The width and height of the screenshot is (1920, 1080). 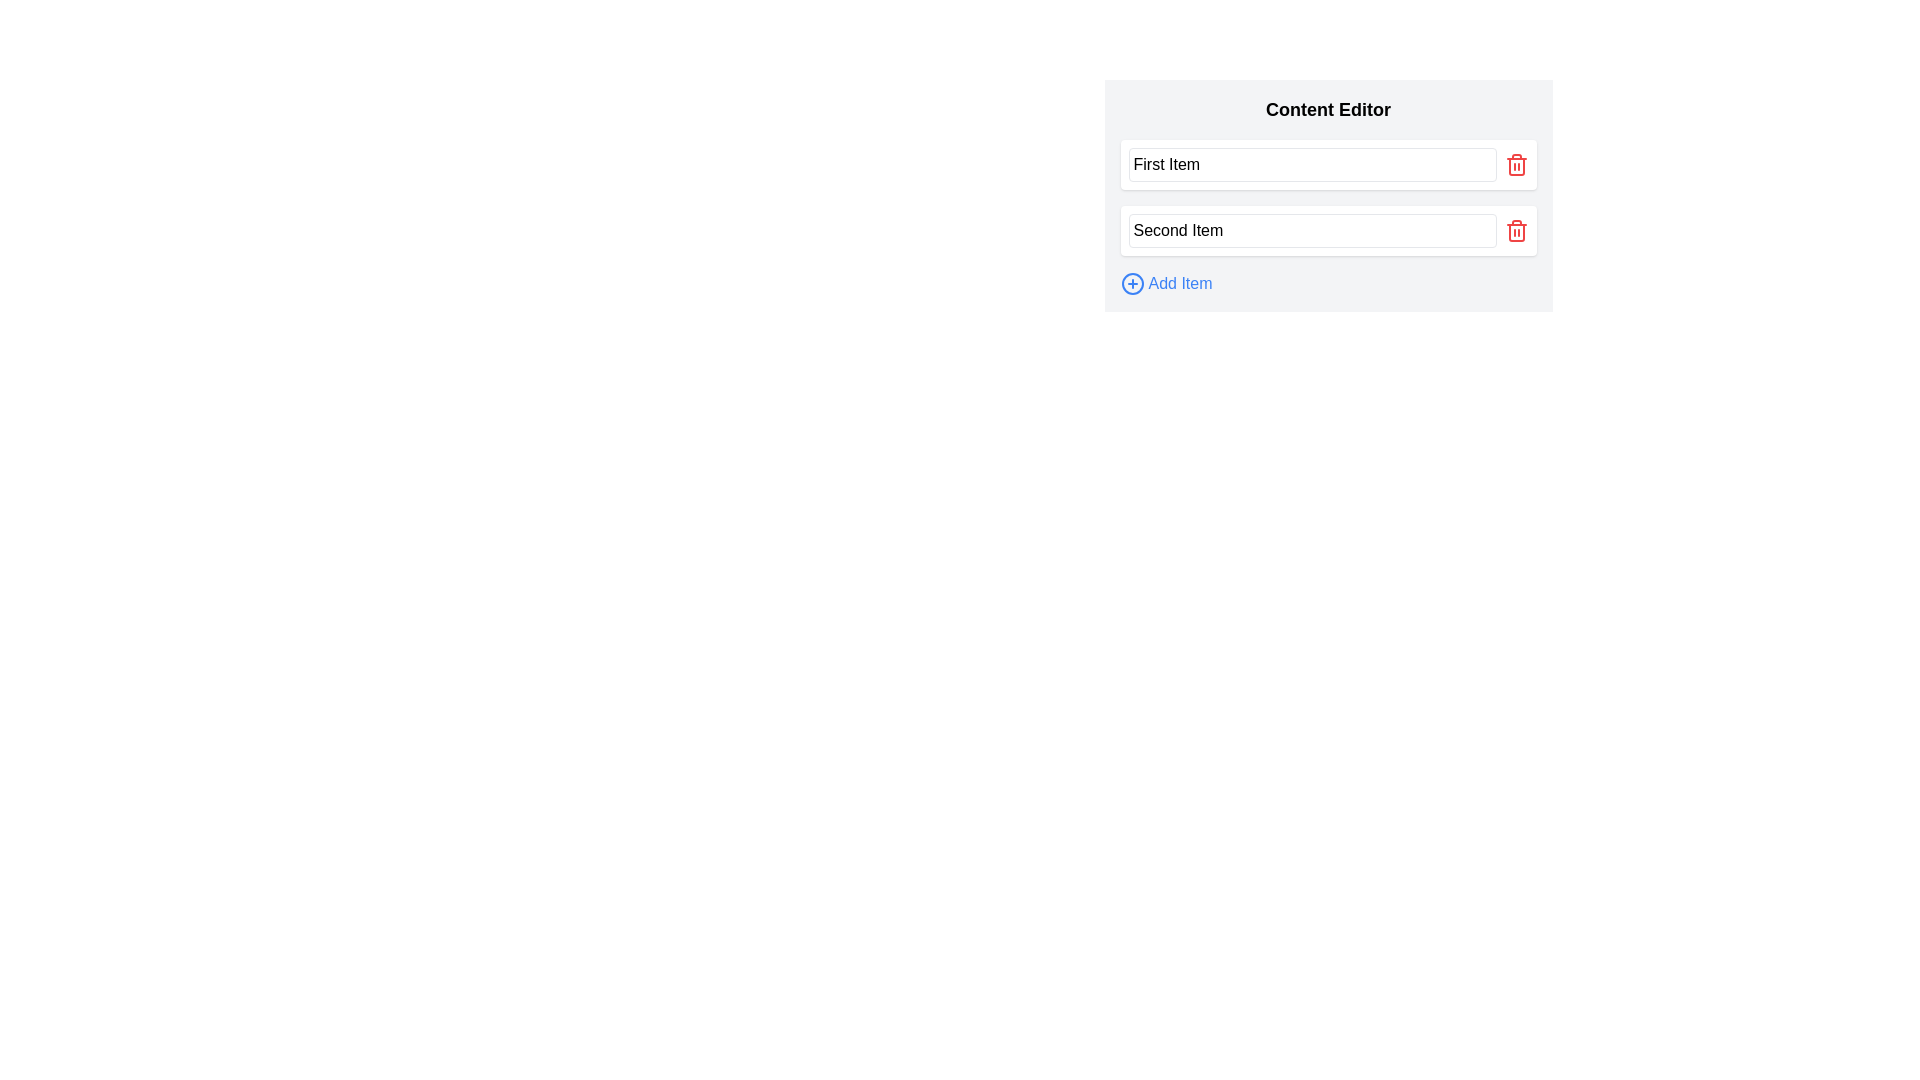 I want to click on the delete button located directly to the right of the text input field labeled 'First Item', so click(x=1516, y=164).